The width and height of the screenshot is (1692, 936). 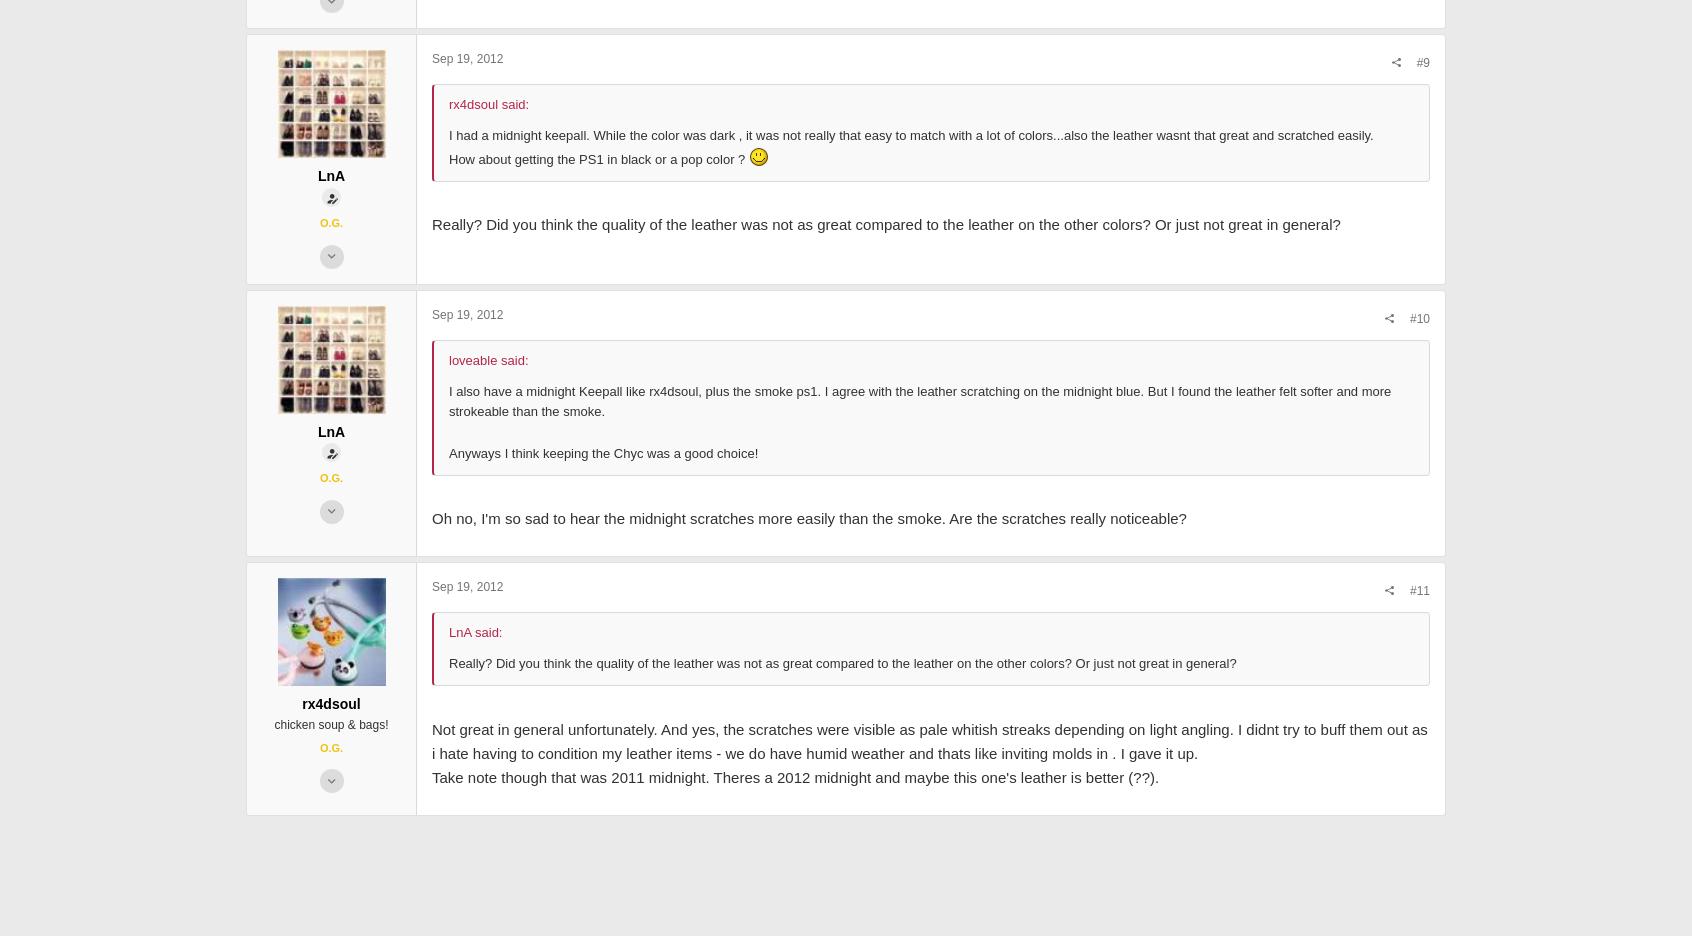 I want to click on 'rx4dsoul said:', so click(x=487, y=245).